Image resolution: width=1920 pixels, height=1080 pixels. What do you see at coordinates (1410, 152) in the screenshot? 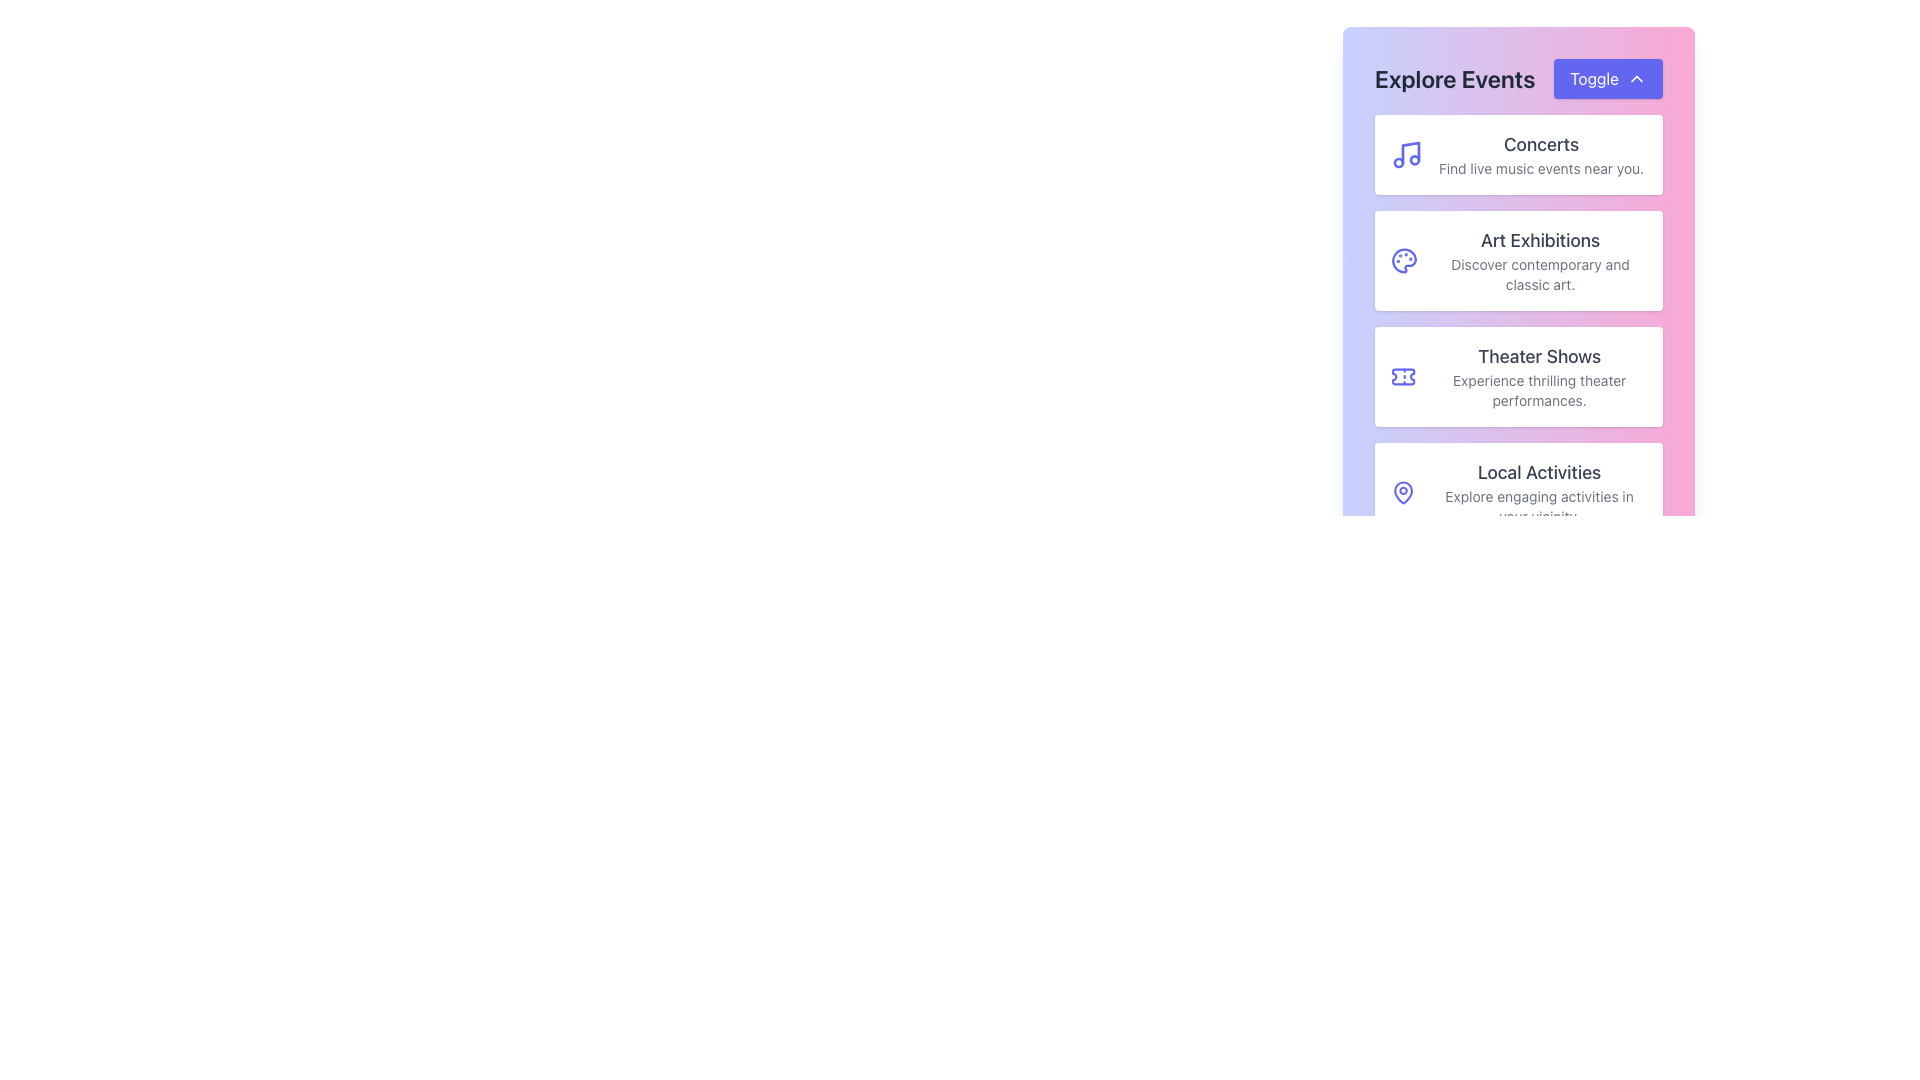
I see `the vertical bar of the music note icon, which is the first icon listed under the 'Concerts' section of the interface menu` at bounding box center [1410, 152].